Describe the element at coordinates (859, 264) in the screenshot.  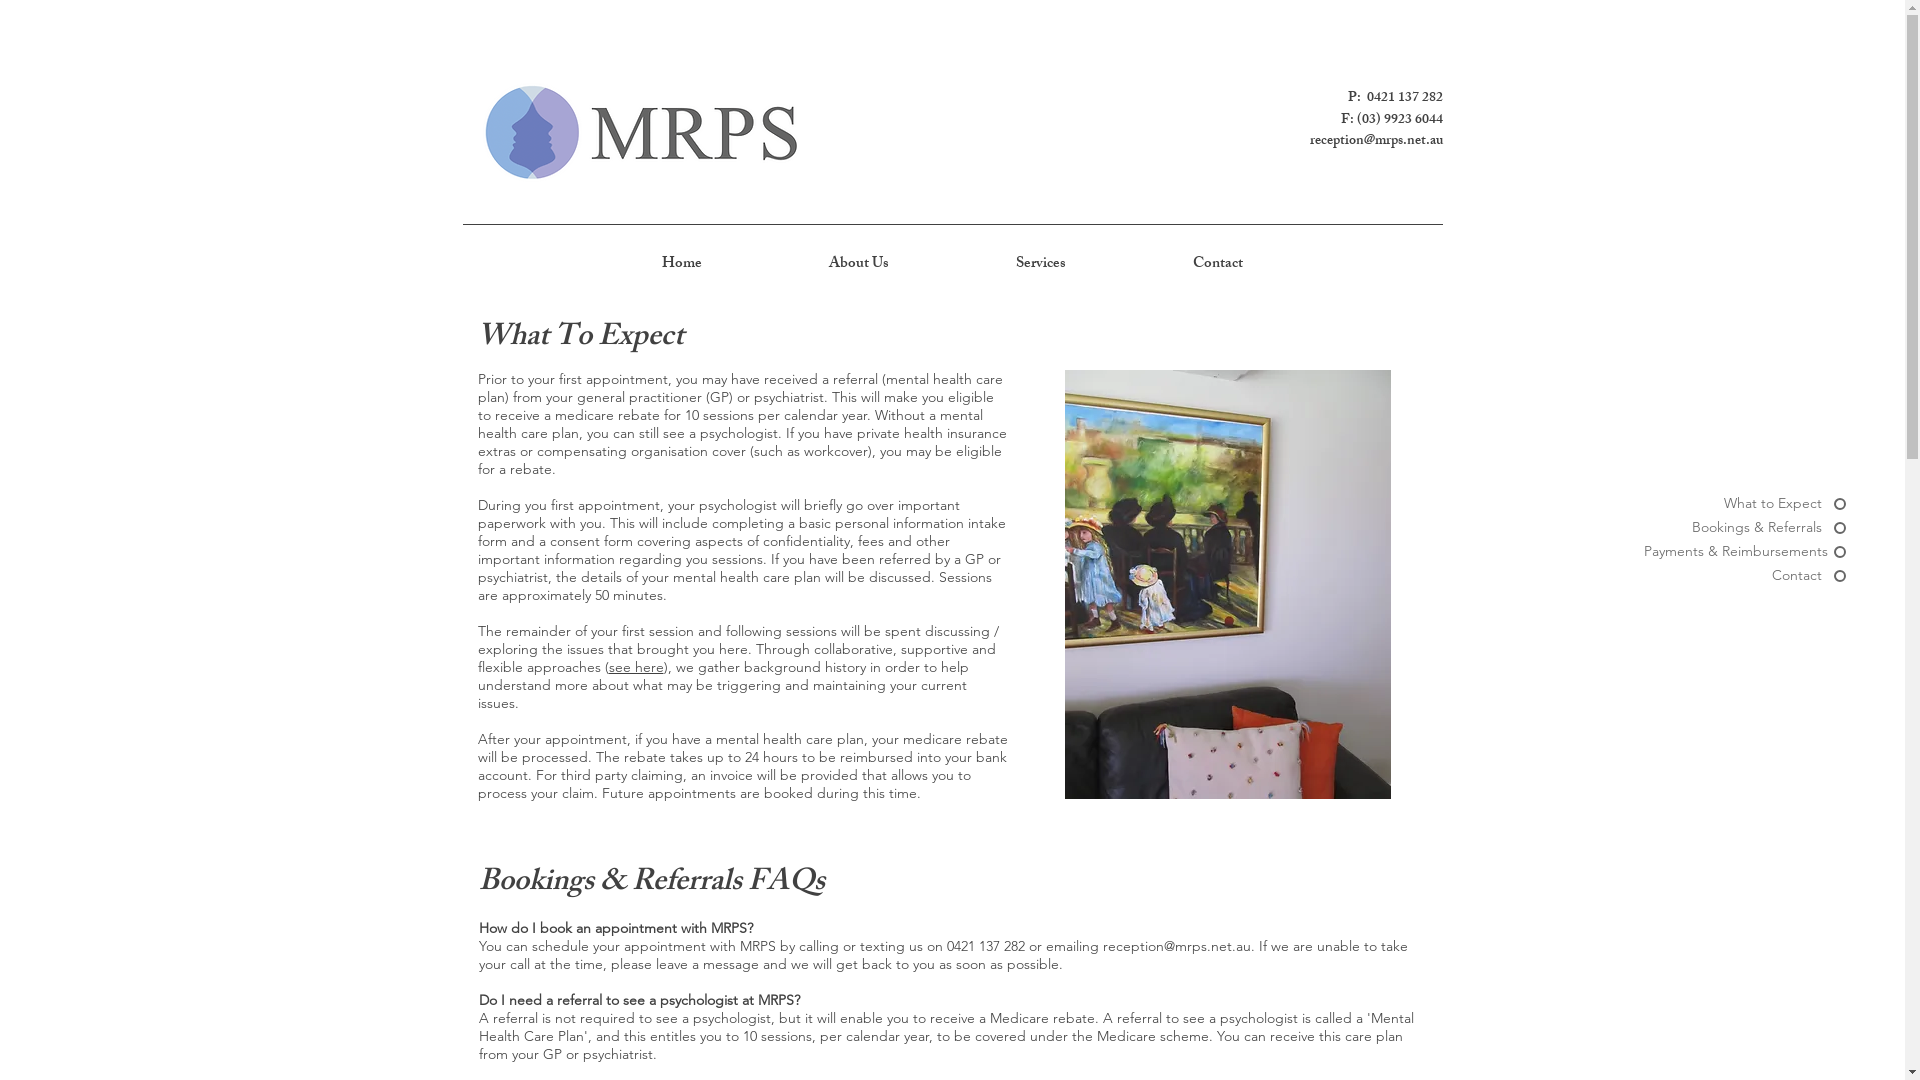
I see `'About Us'` at that location.